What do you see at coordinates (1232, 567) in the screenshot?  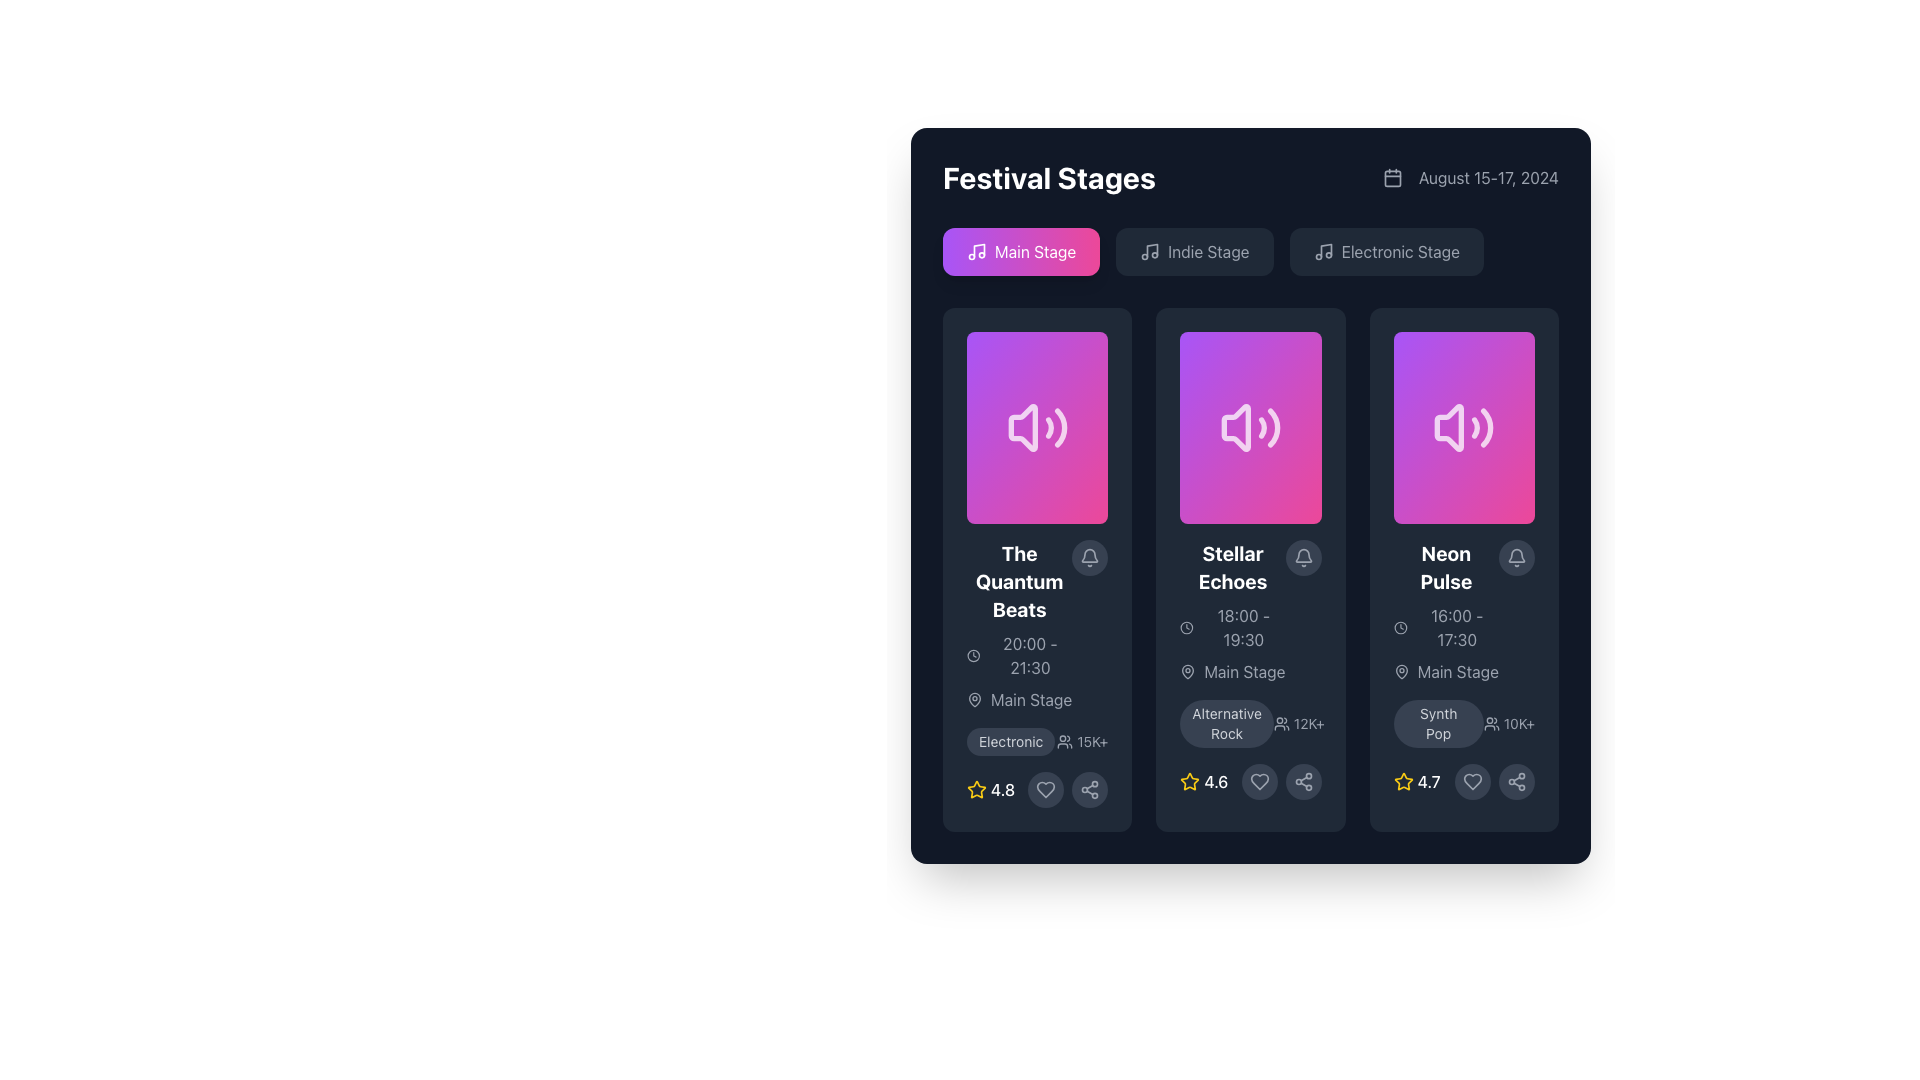 I see `the header text element 'Stellar Echoes', which serves as the title for a specific event, positioned above the time and location labels in the middle card of three event cards` at bounding box center [1232, 567].